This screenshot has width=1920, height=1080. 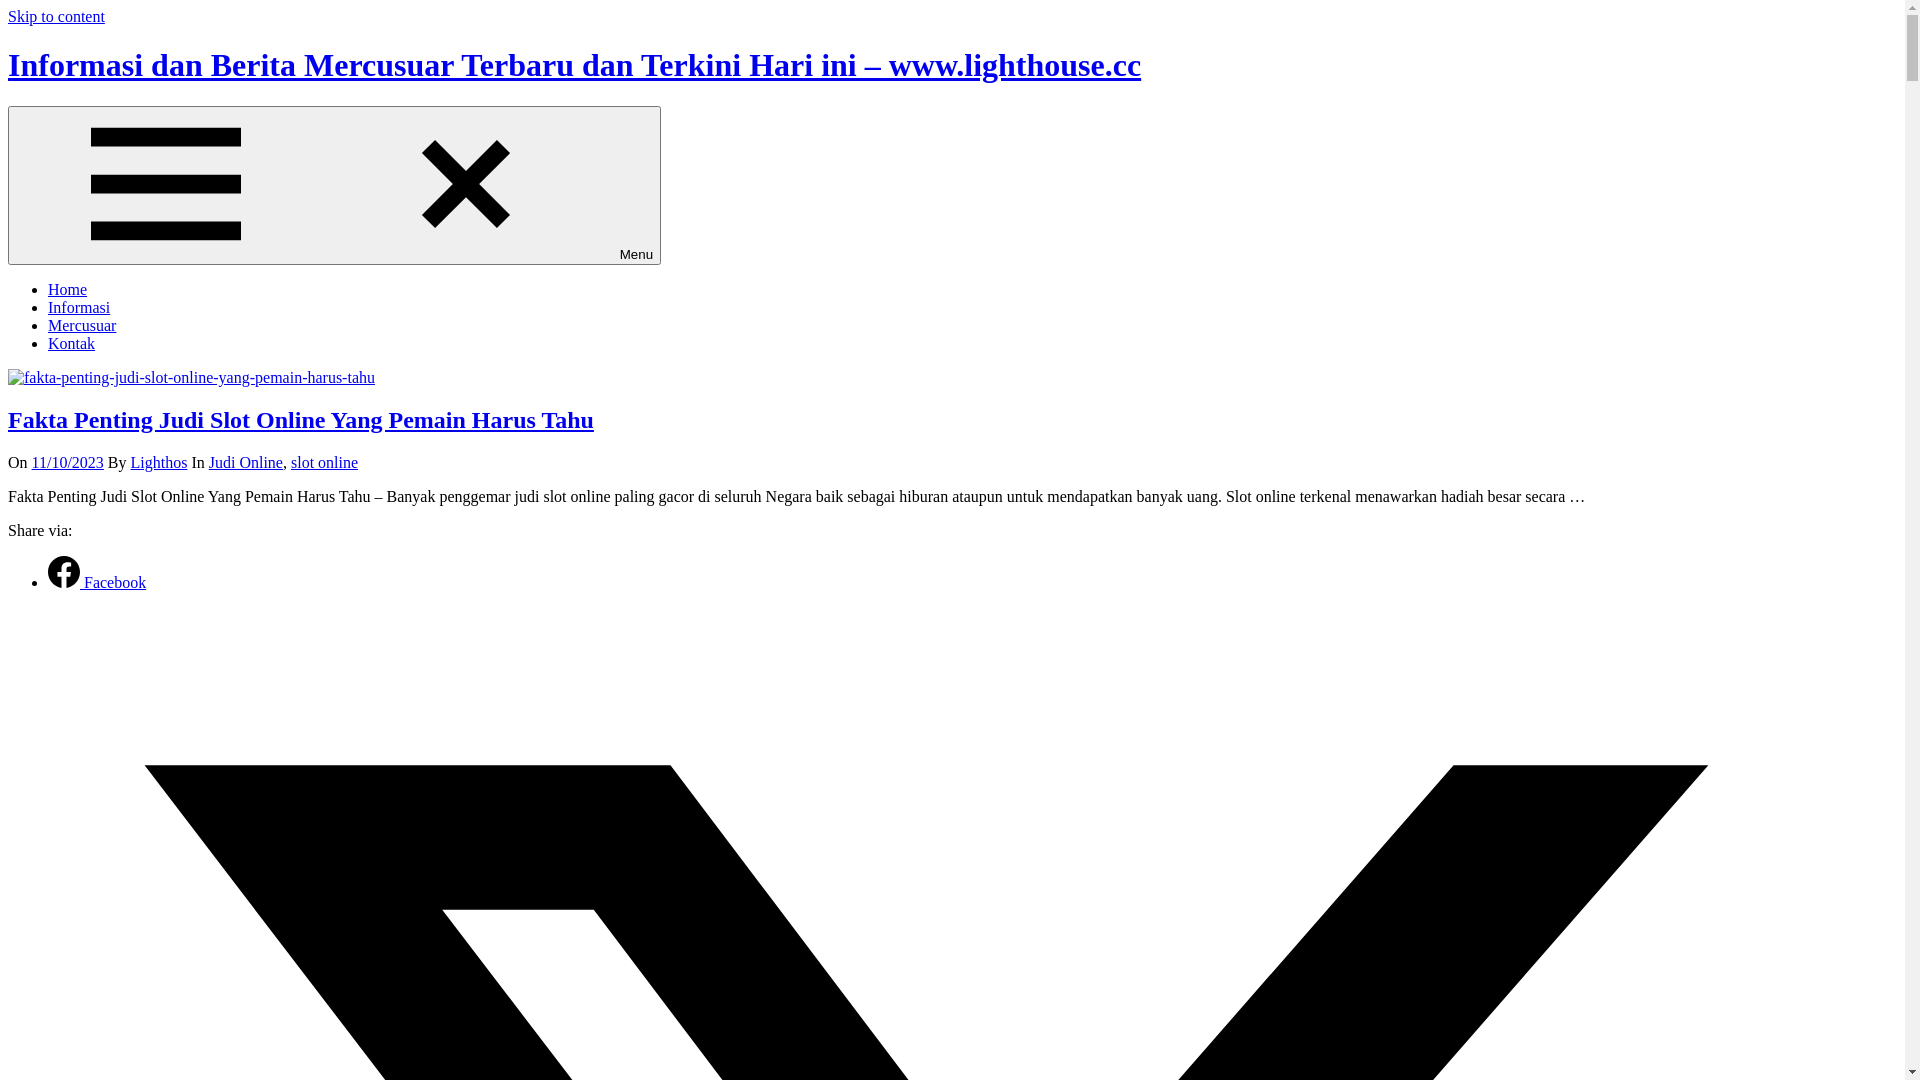 What do you see at coordinates (78, 307) in the screenshot?
I see `'Informasi'` at bounding box center [78, 307].